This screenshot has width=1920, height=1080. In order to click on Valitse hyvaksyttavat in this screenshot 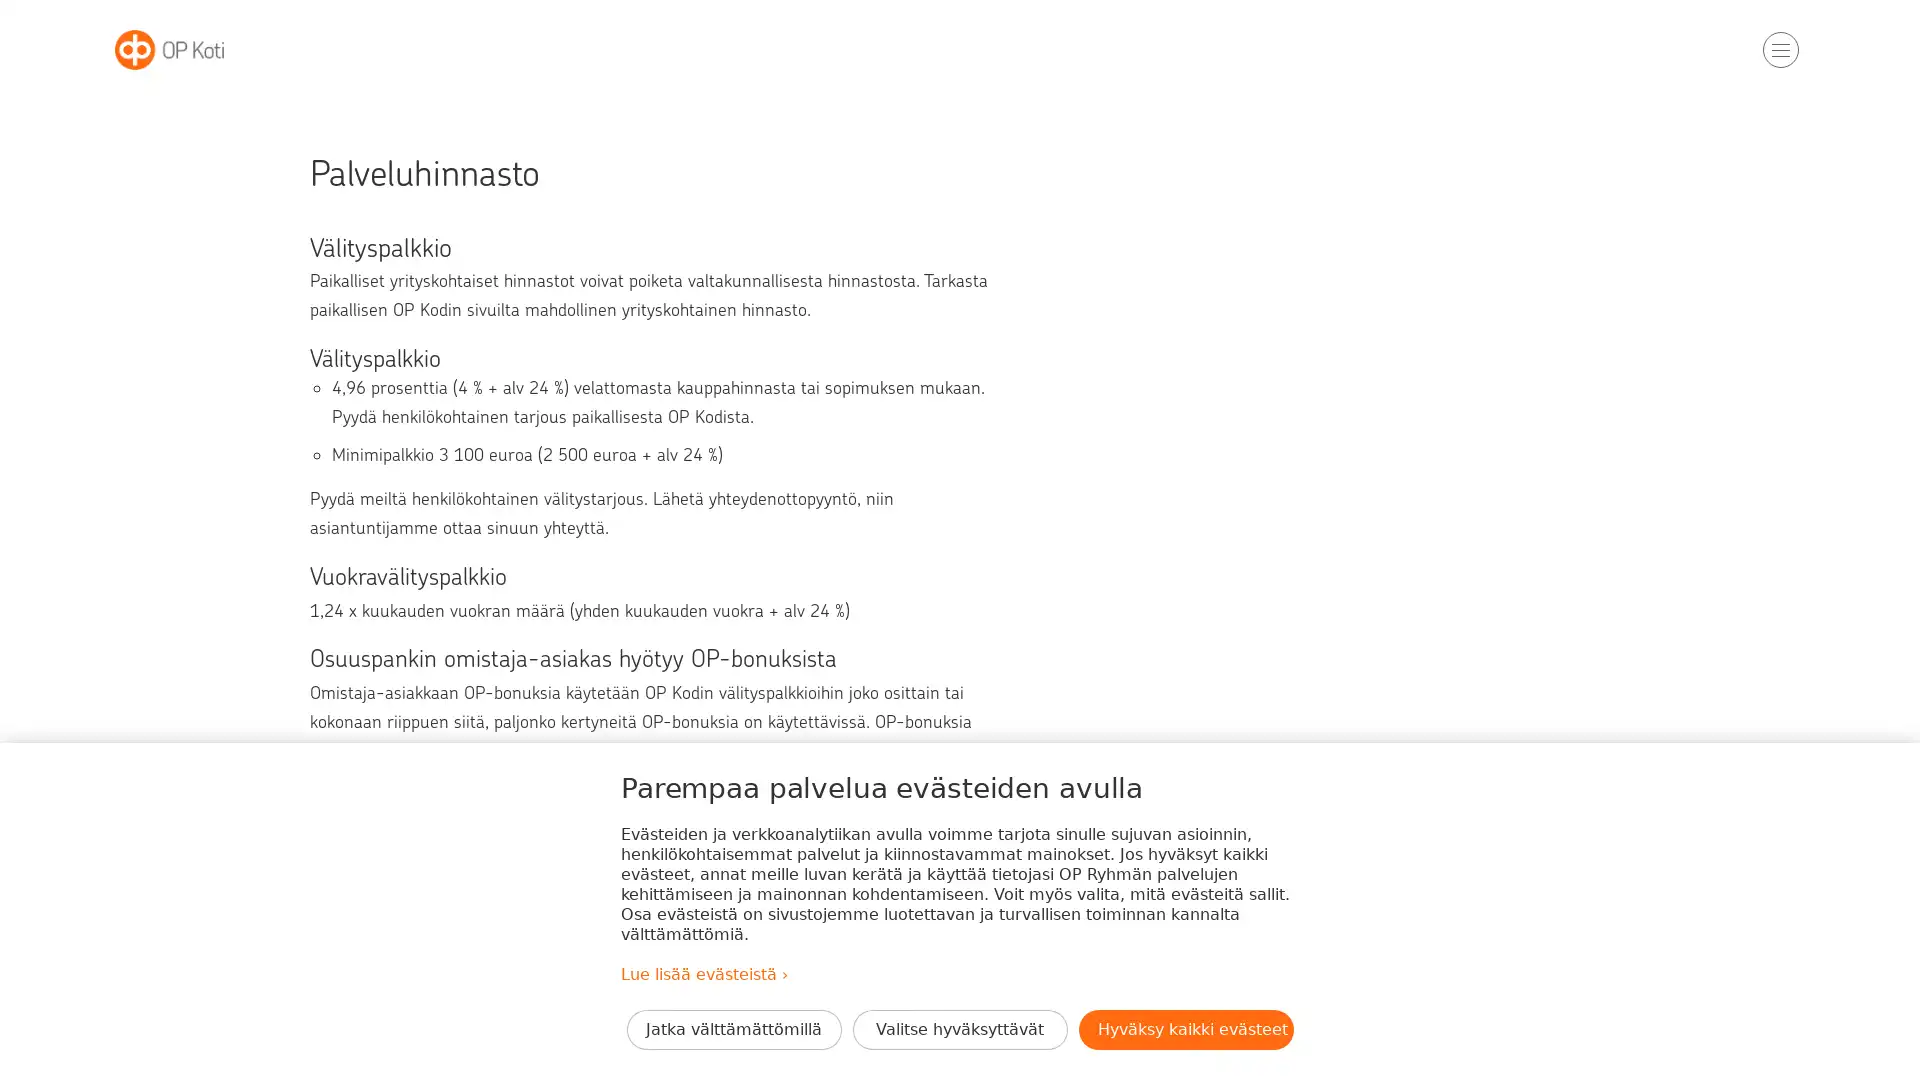, I will do `click(958, 1029)`.